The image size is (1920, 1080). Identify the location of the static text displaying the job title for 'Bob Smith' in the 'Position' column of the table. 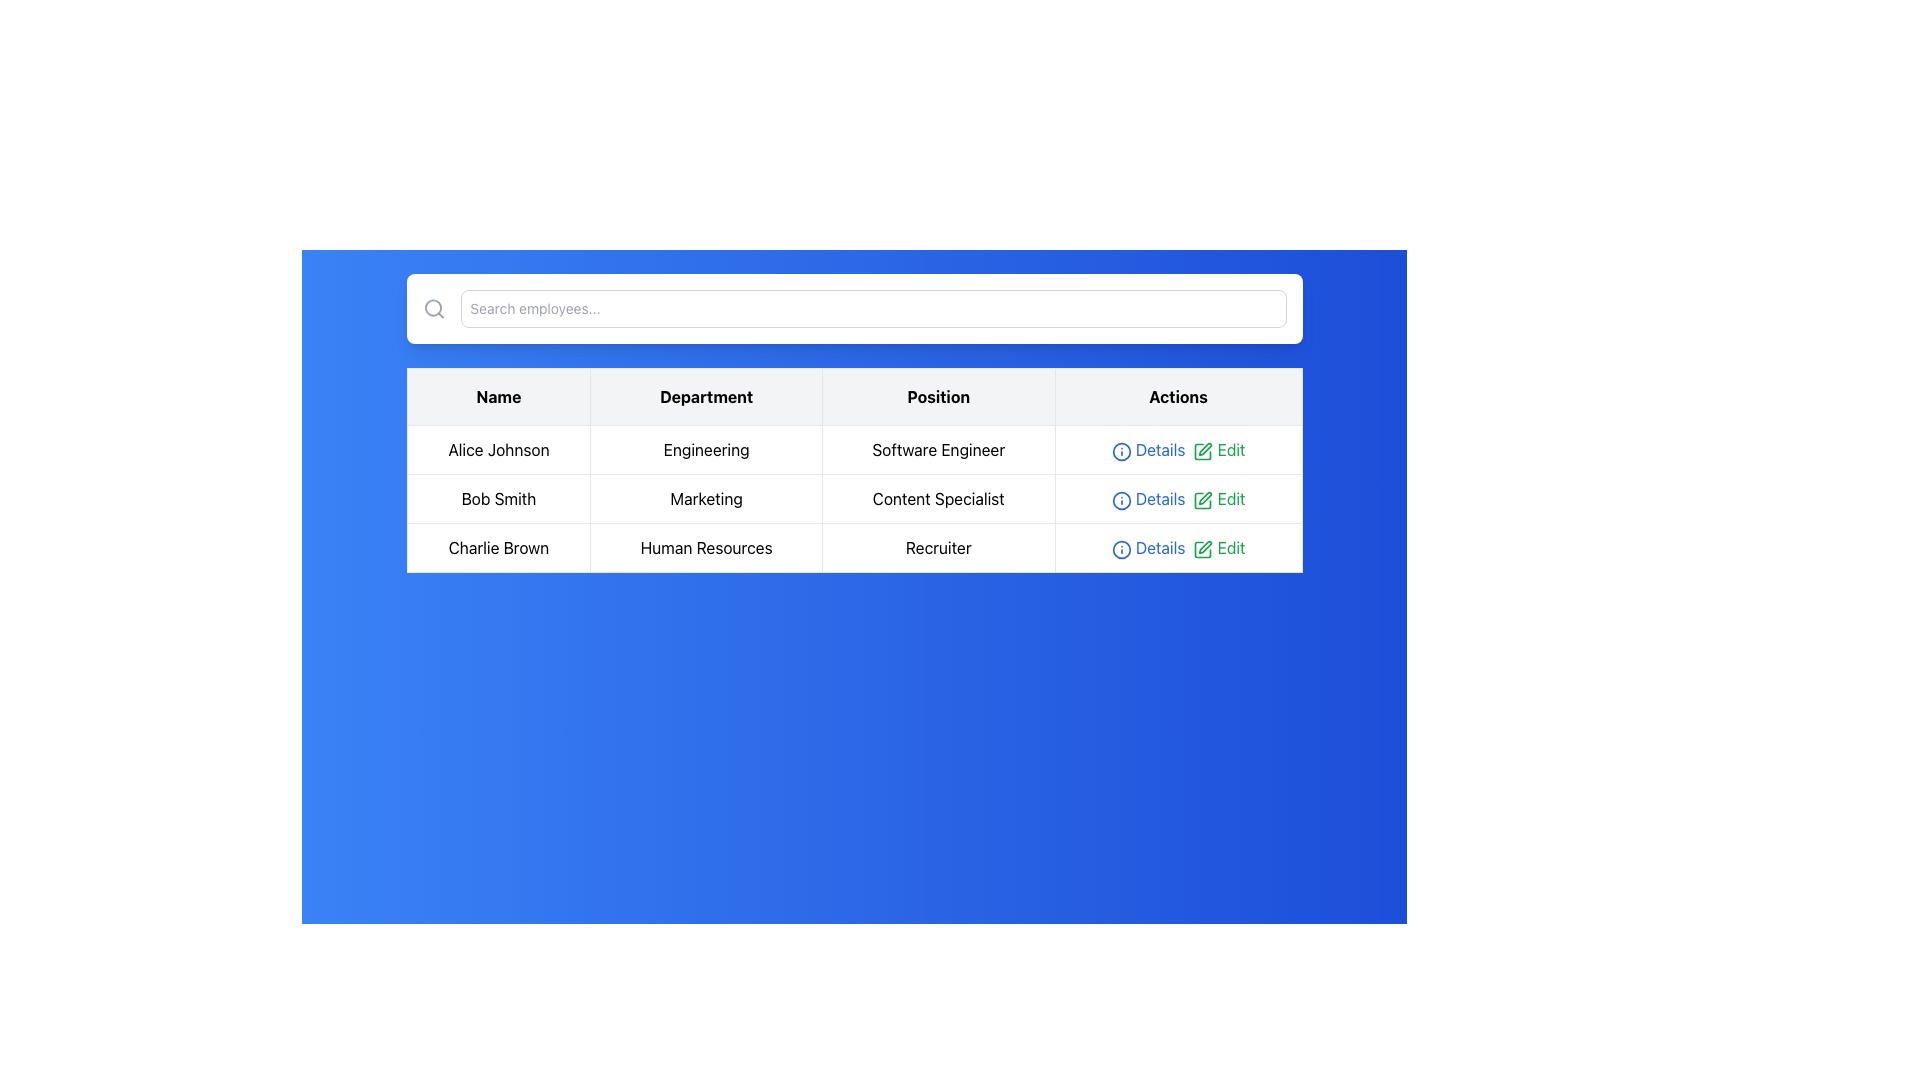
(937, 497).